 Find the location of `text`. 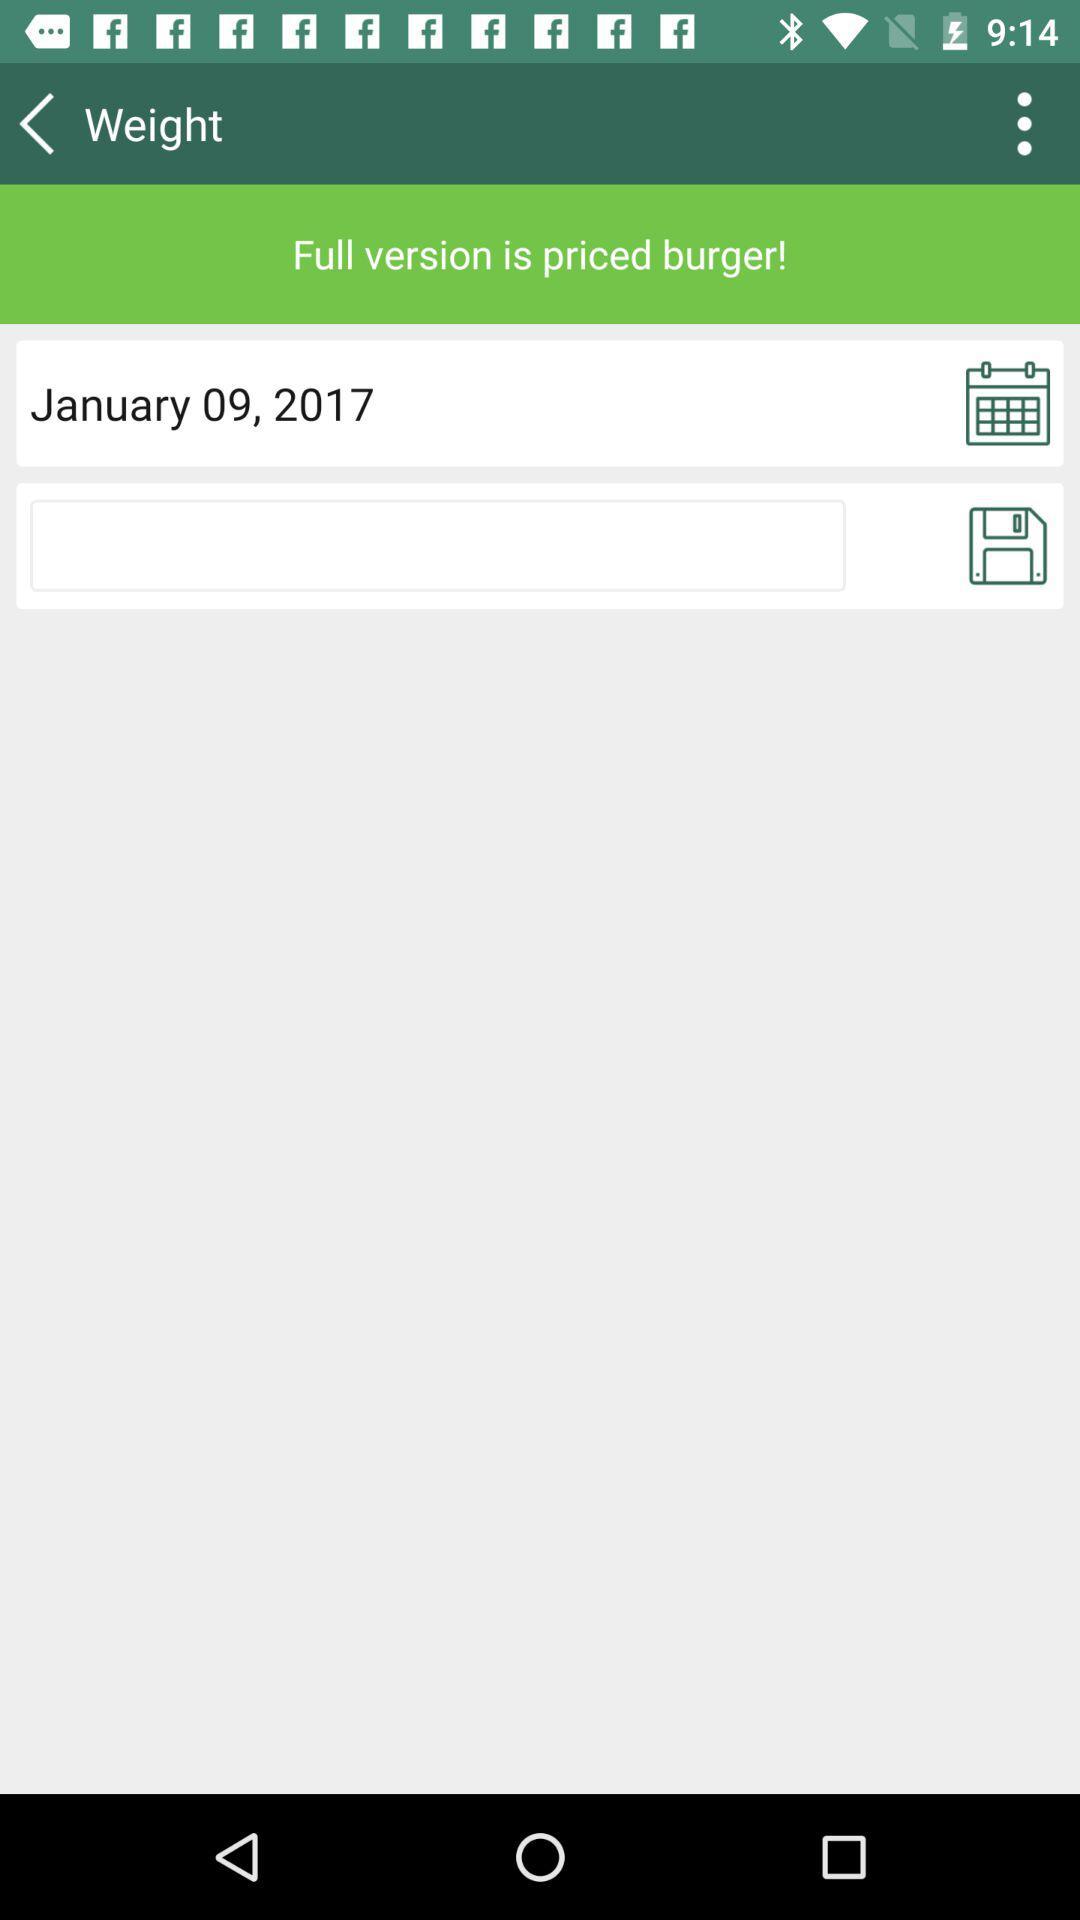

text is located at coordinates (437, 545).